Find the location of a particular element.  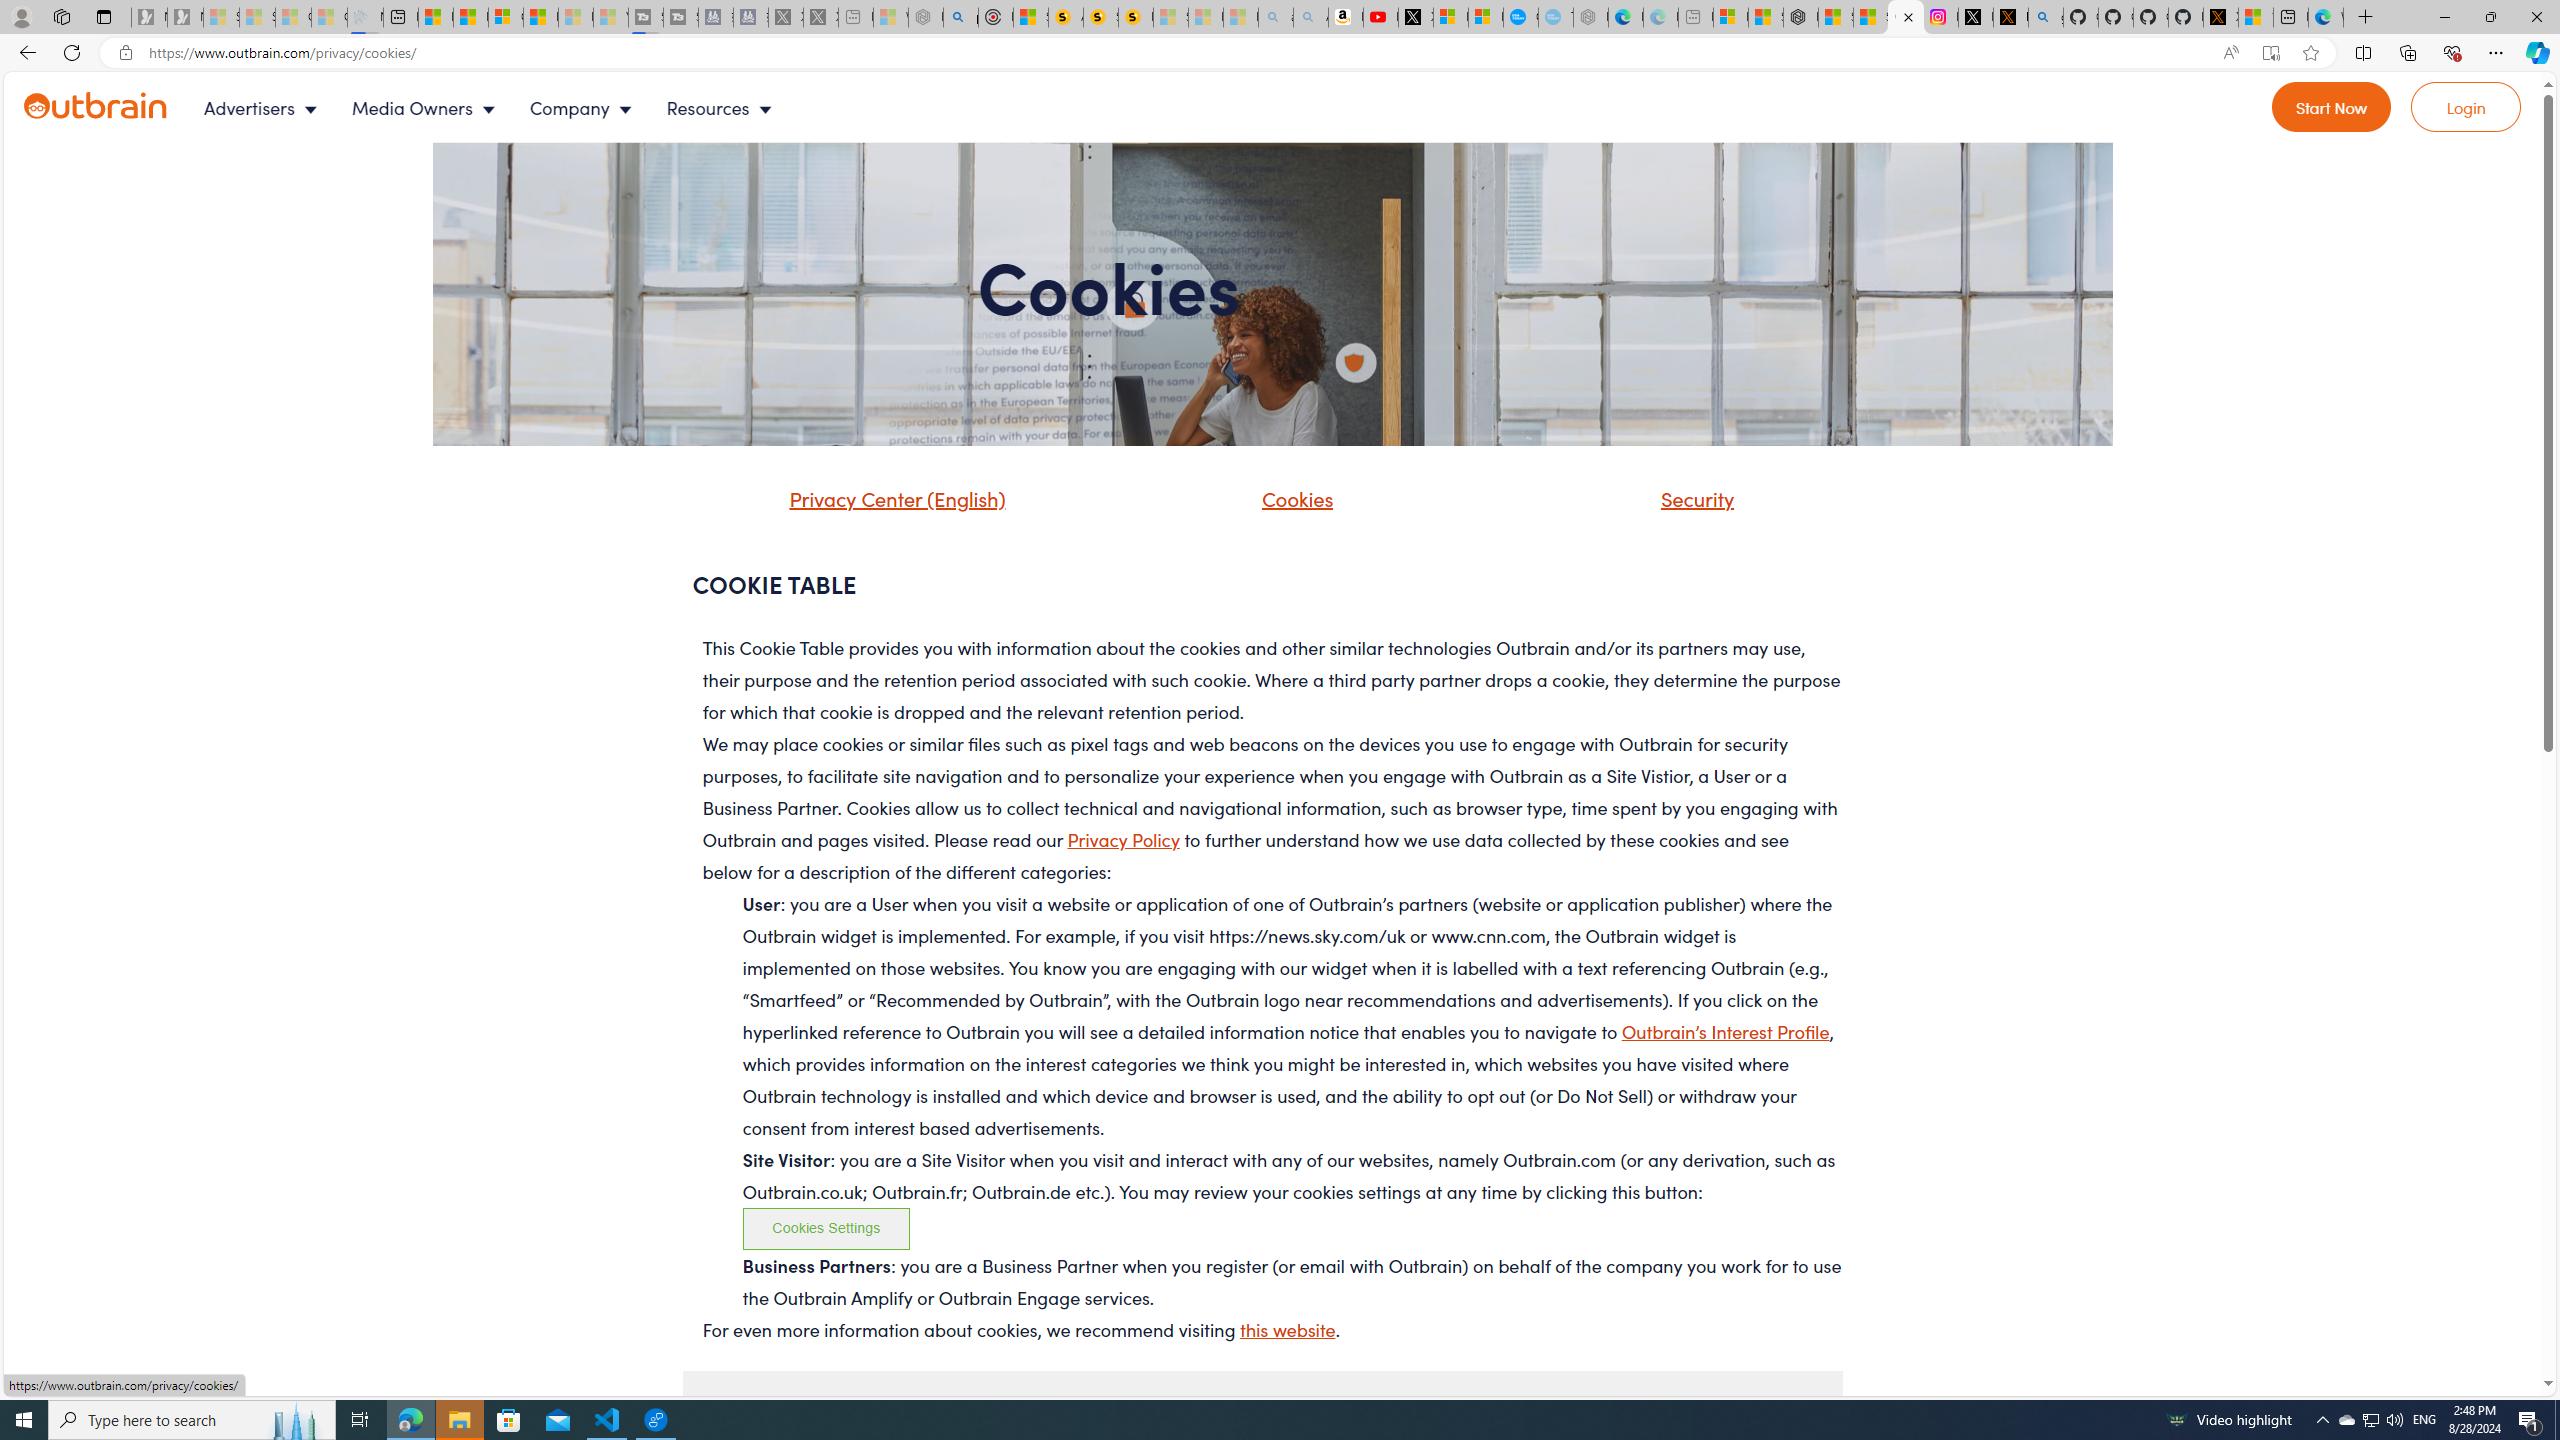

'Log in to X / X' is located at coordinates (1976, 16).